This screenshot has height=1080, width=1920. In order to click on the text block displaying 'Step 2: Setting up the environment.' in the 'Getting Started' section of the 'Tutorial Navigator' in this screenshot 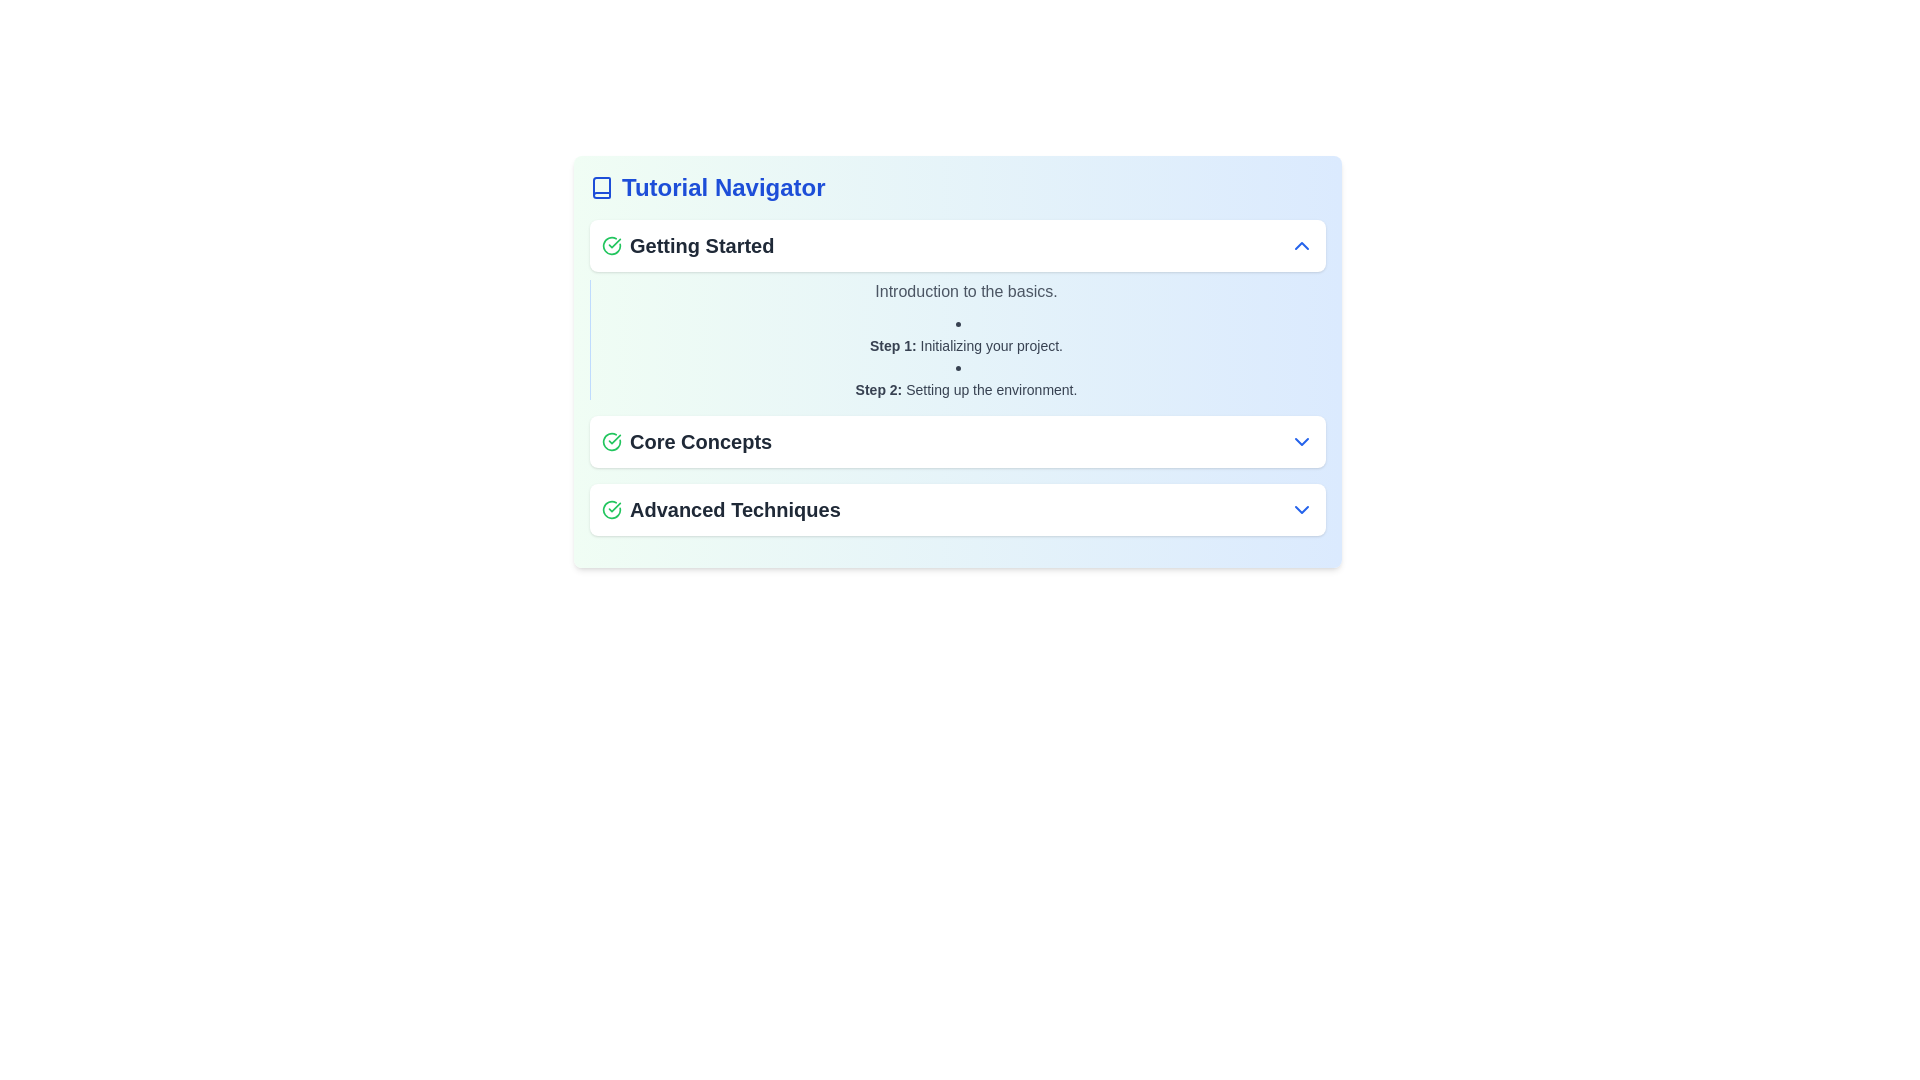, I will do `click(966, 378)`.